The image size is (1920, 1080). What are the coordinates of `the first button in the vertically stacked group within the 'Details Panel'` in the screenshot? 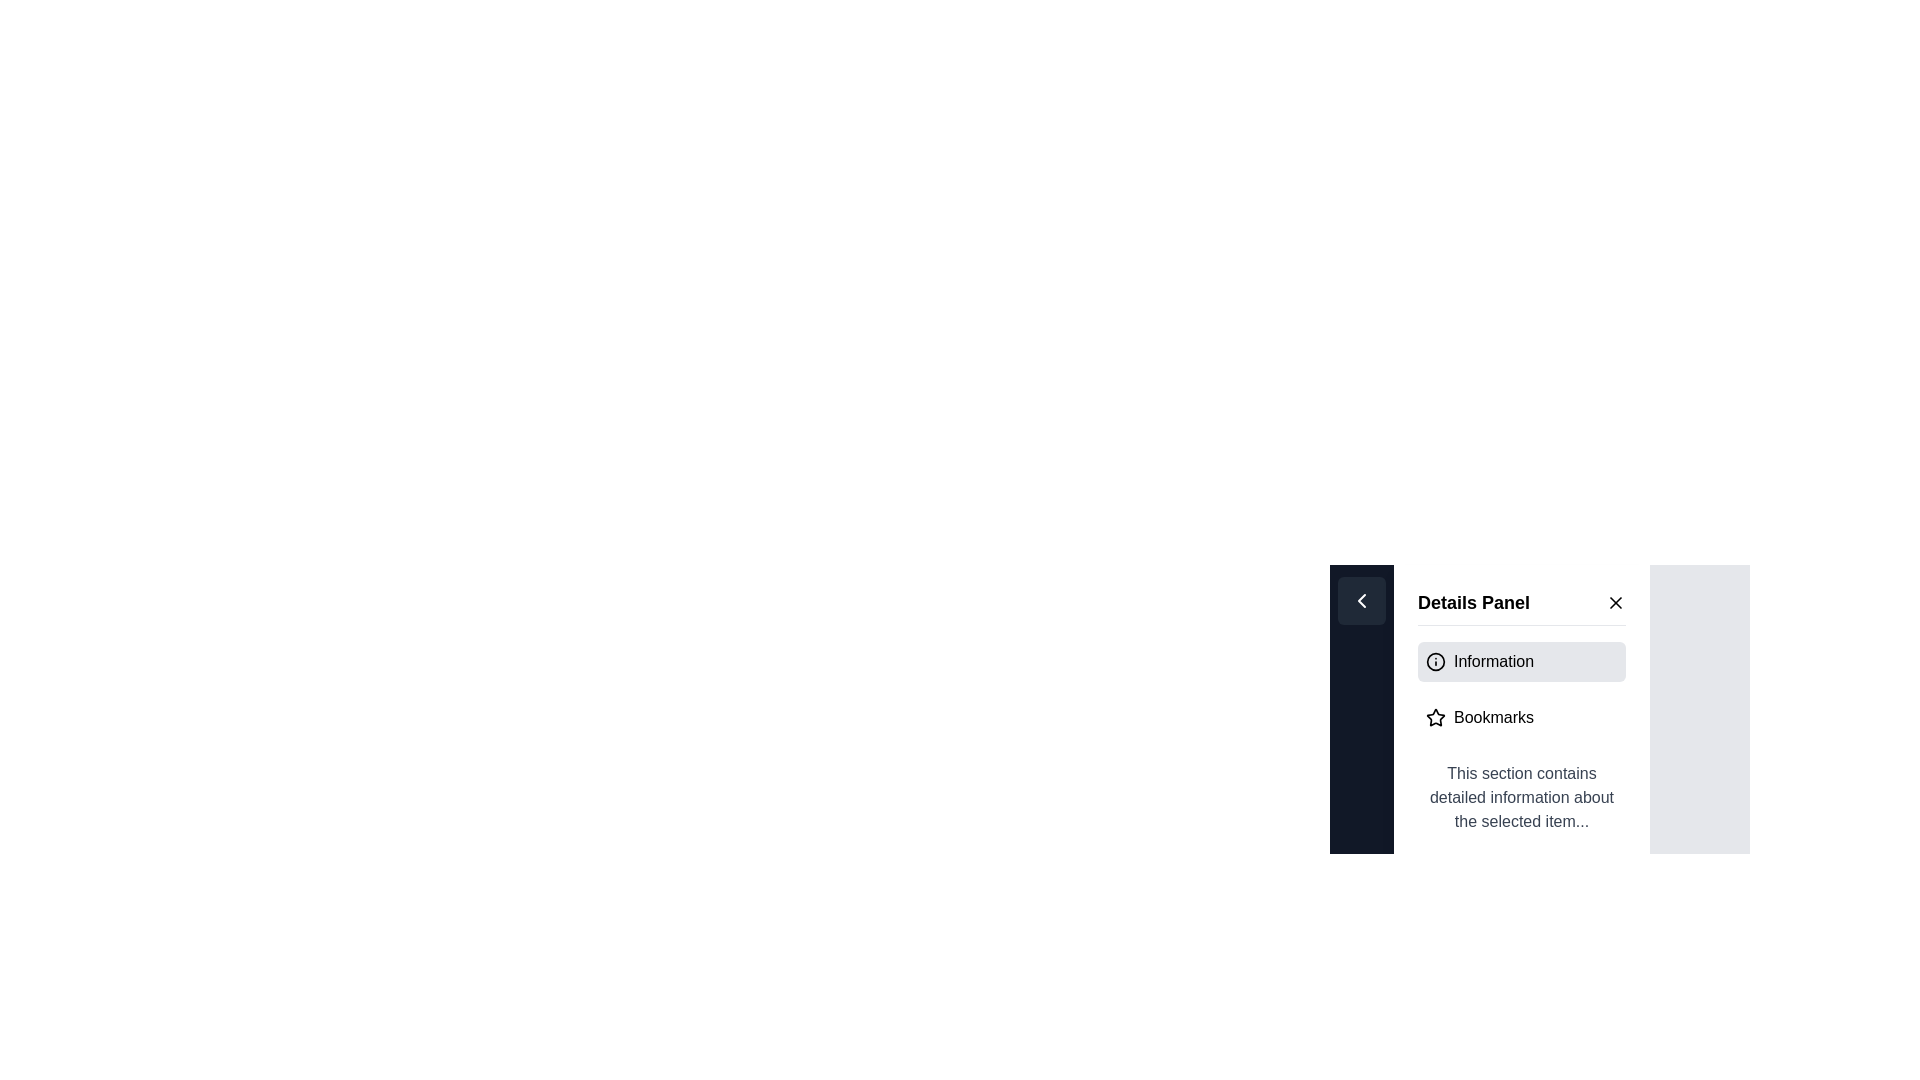 It's located at (1520, 662).